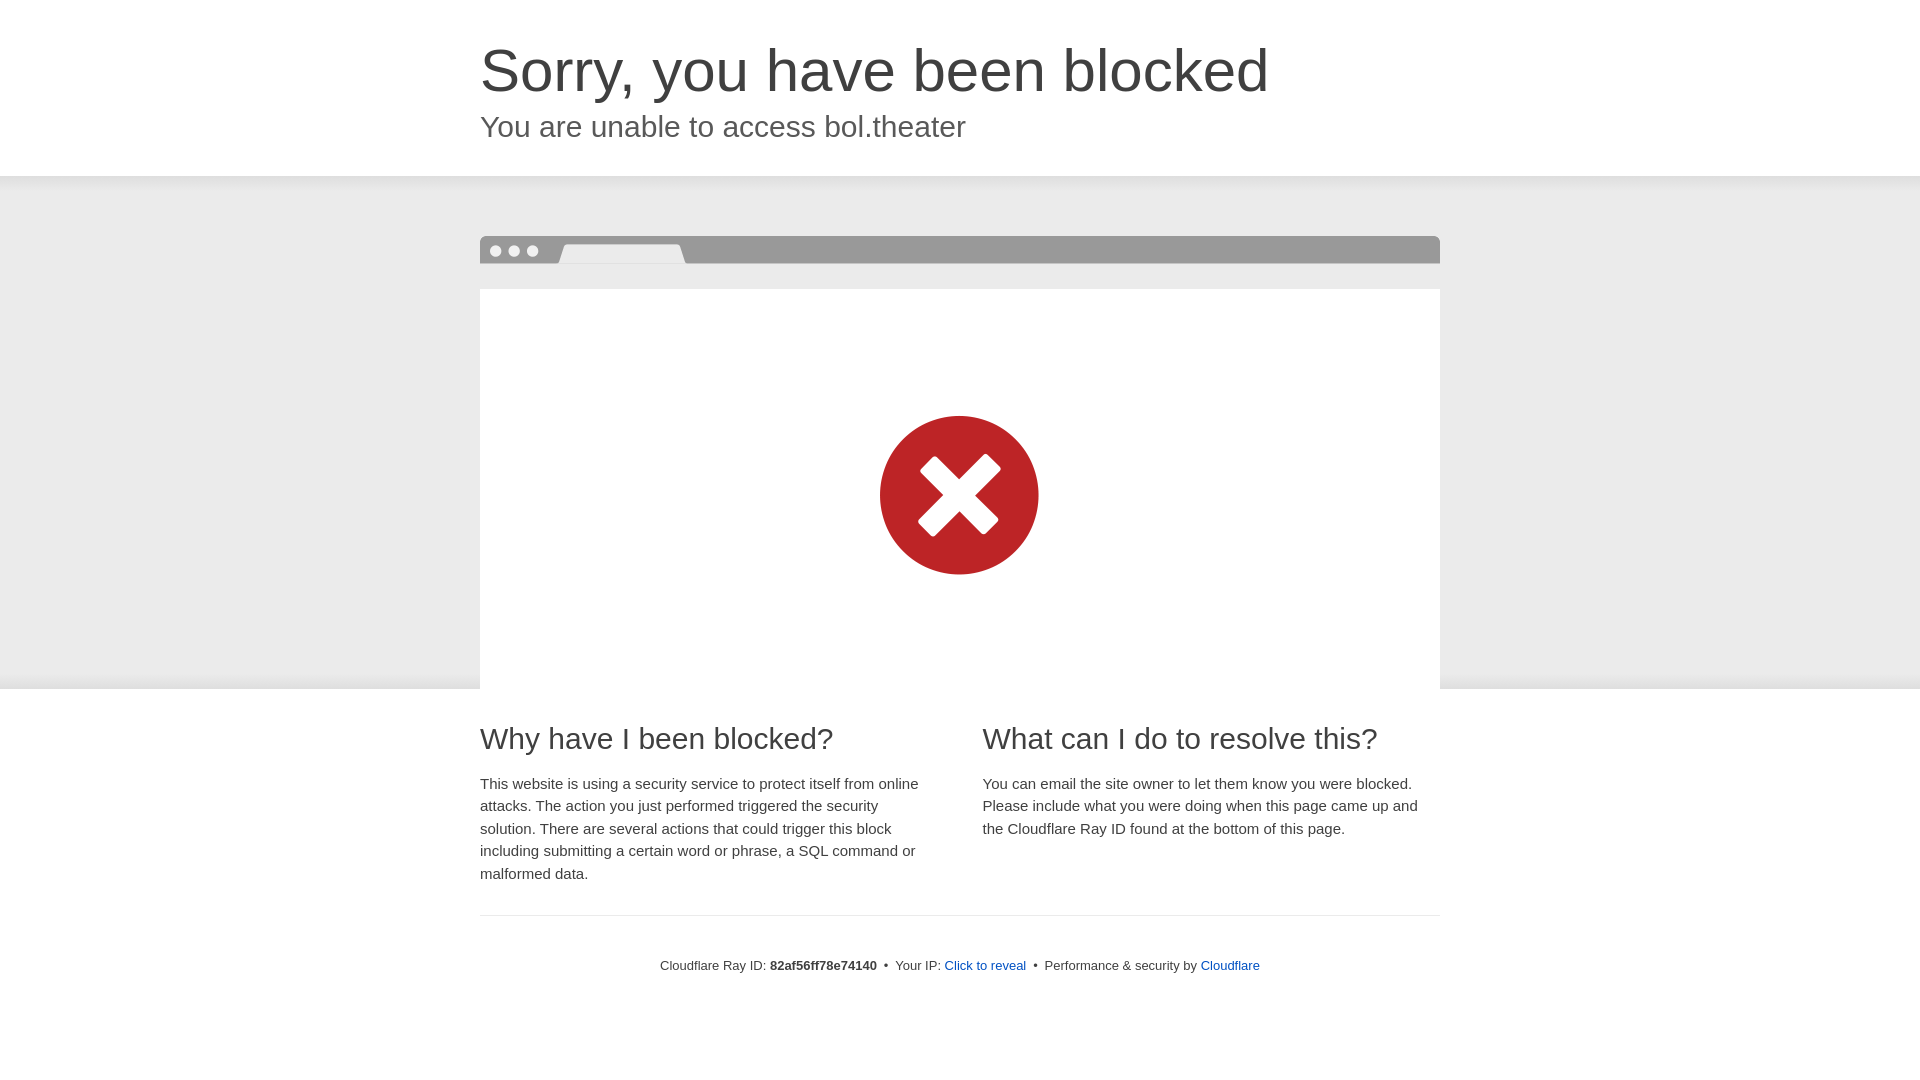  Describe the element at coordinates (985, 964) in the screenshot. I see `'Click to reveal'` at that location.